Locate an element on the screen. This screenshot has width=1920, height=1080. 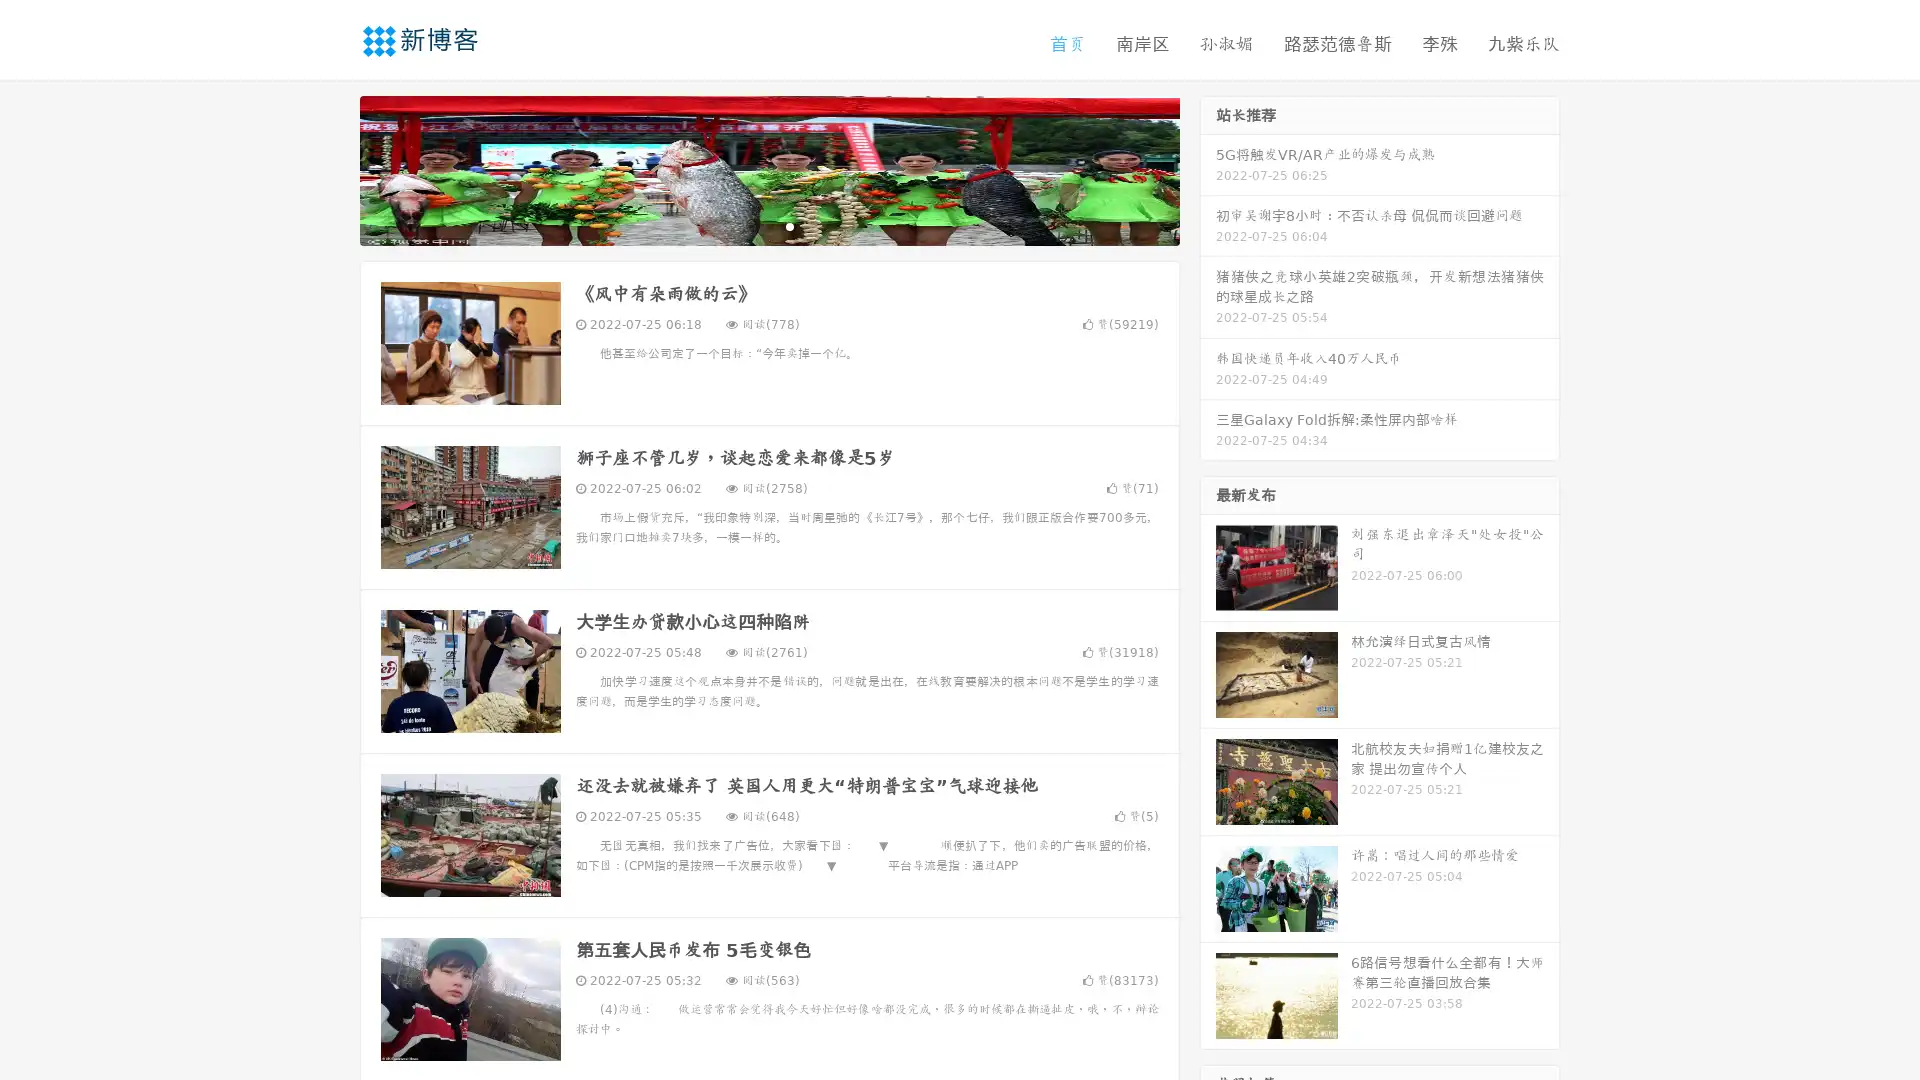
Go to slide 3 is located at coordinates (789, 225).